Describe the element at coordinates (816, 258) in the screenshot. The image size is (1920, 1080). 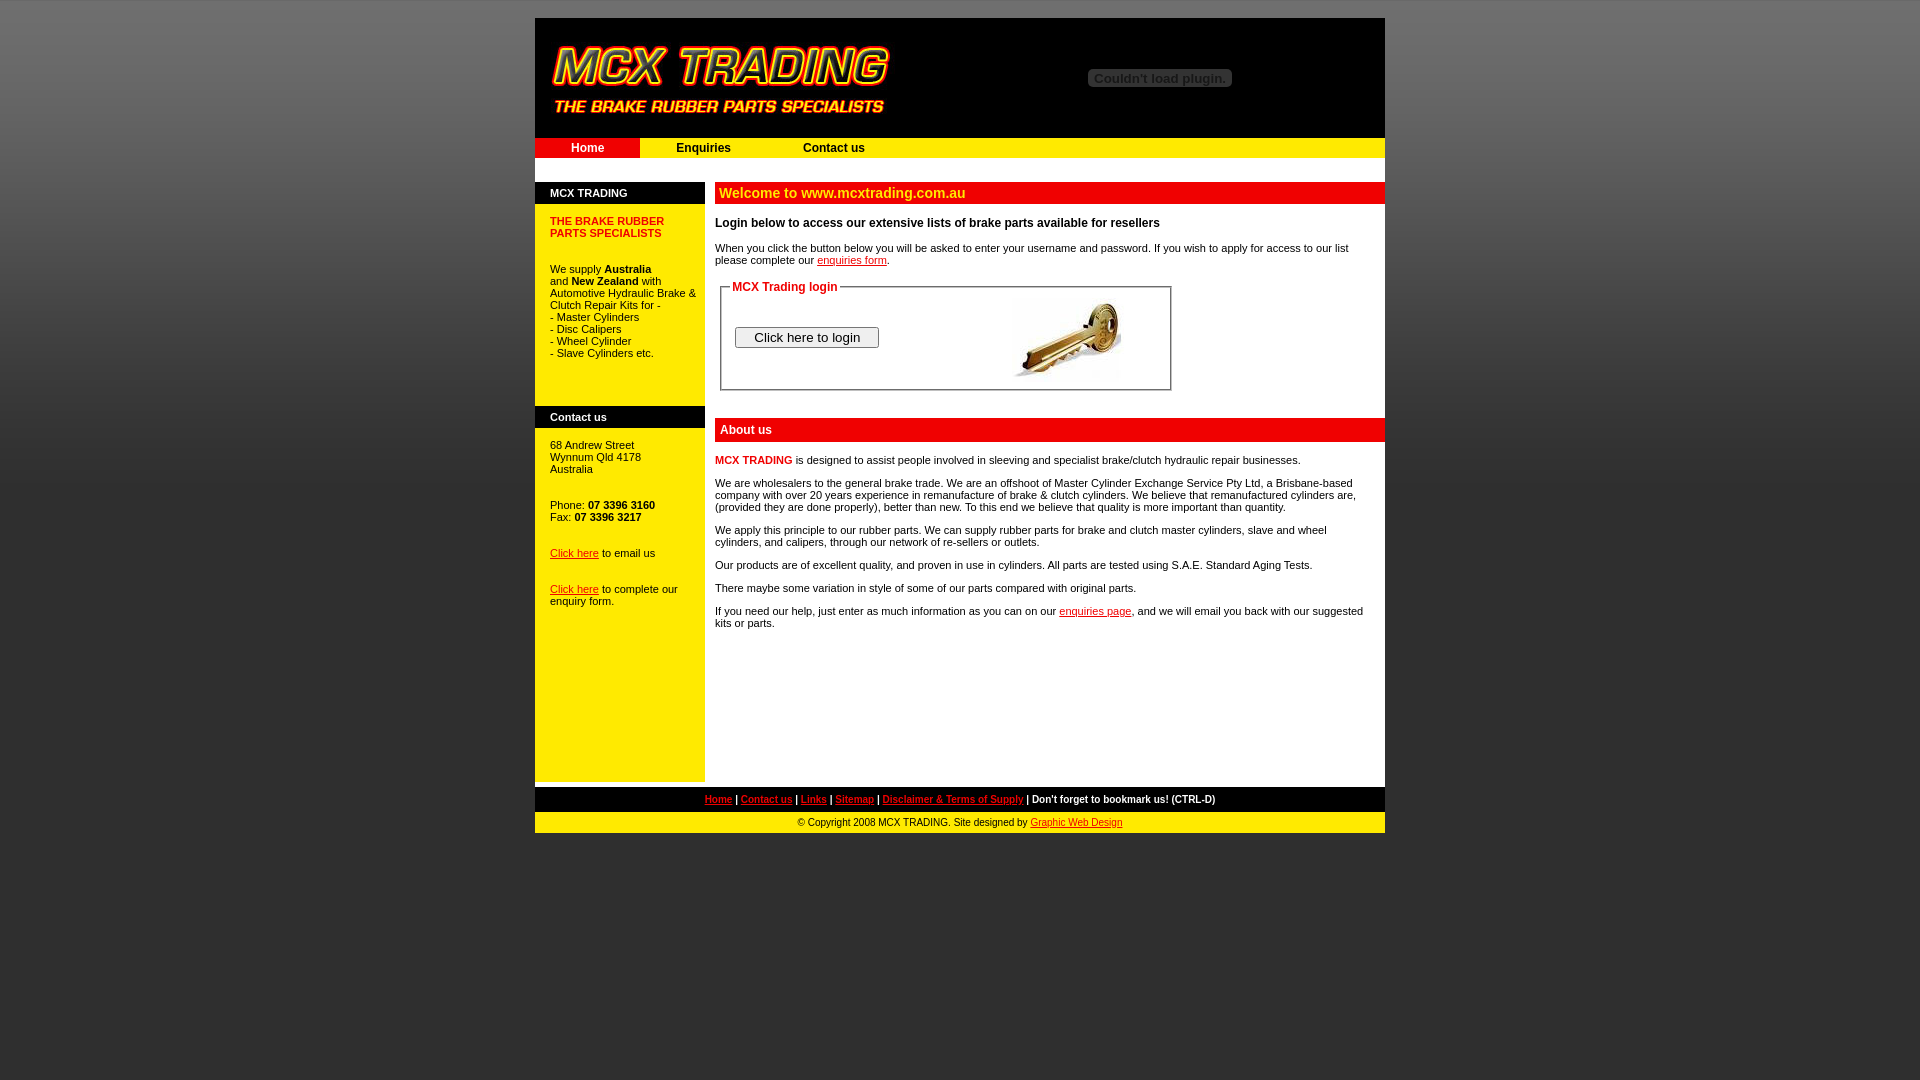
I see `'enquiries form'` at that location.